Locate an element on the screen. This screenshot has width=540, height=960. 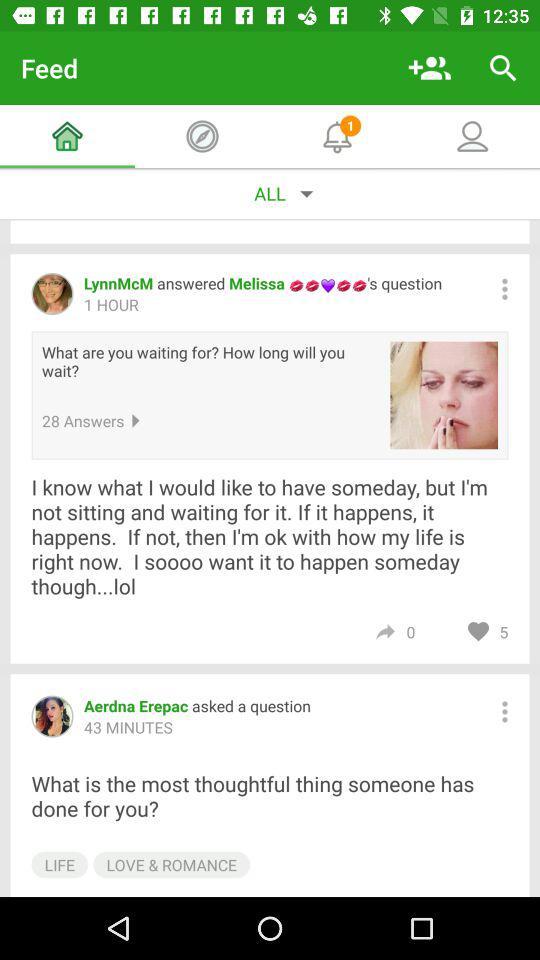
the second more button is located at coordinates (504, 712).